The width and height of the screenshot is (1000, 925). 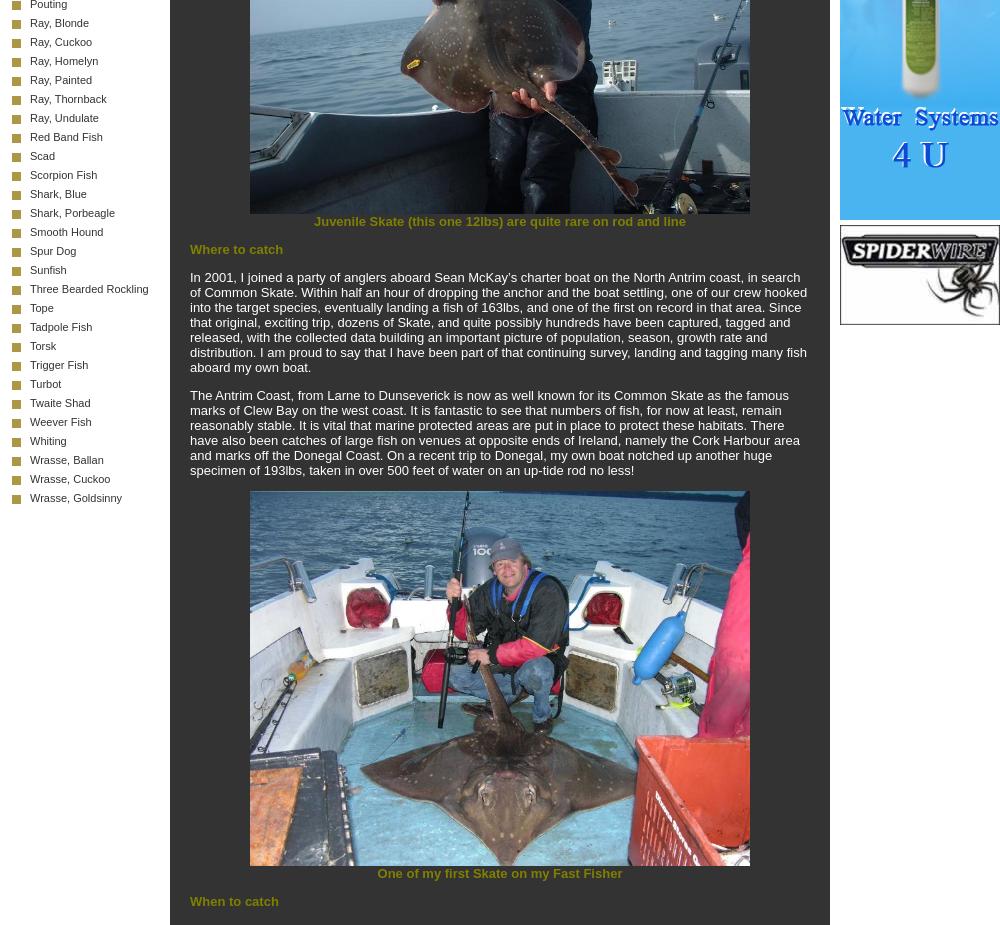 What do you see at coordinates (30, 230) in the screenshot?
I see `'Smooth Hound'` at bounding box center [30, 230].